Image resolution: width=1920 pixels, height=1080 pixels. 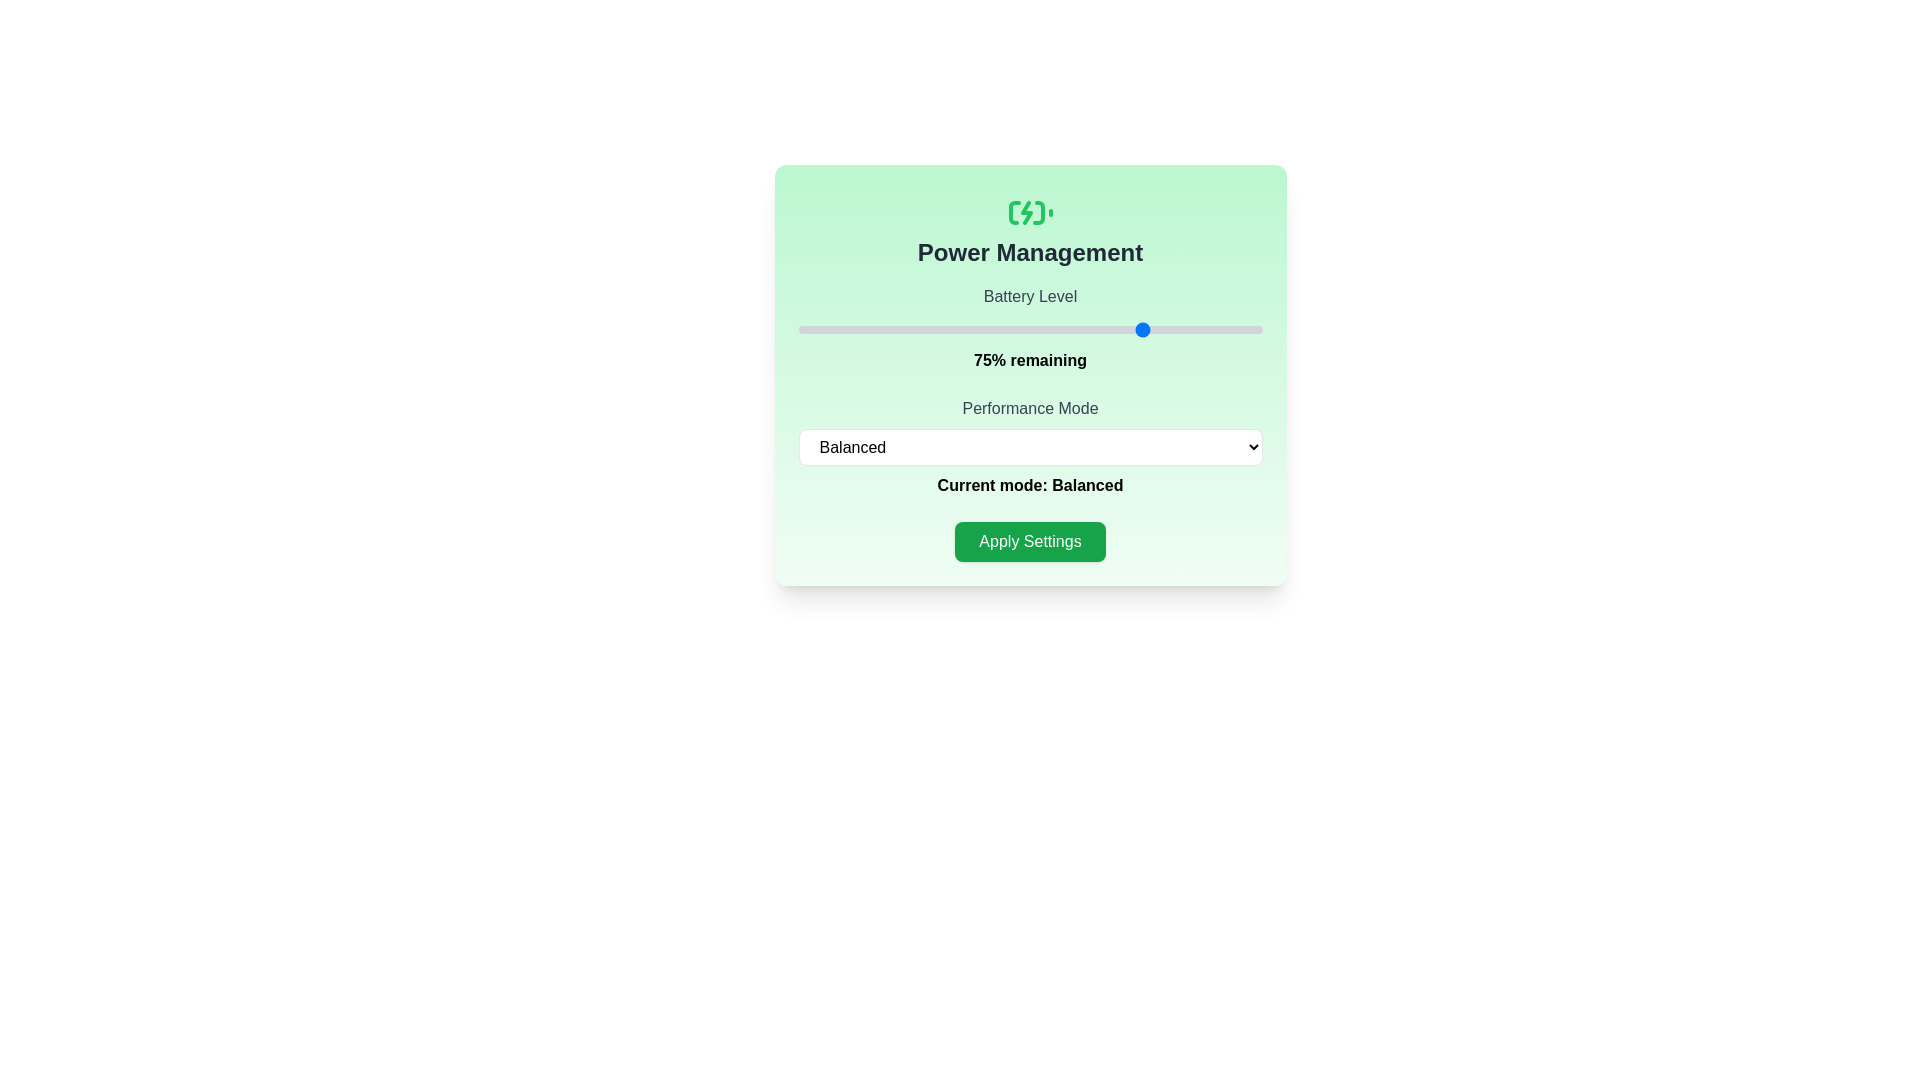 I want to click on the battery level to 7% by interacting with the slider, so click(x=830, y=329).